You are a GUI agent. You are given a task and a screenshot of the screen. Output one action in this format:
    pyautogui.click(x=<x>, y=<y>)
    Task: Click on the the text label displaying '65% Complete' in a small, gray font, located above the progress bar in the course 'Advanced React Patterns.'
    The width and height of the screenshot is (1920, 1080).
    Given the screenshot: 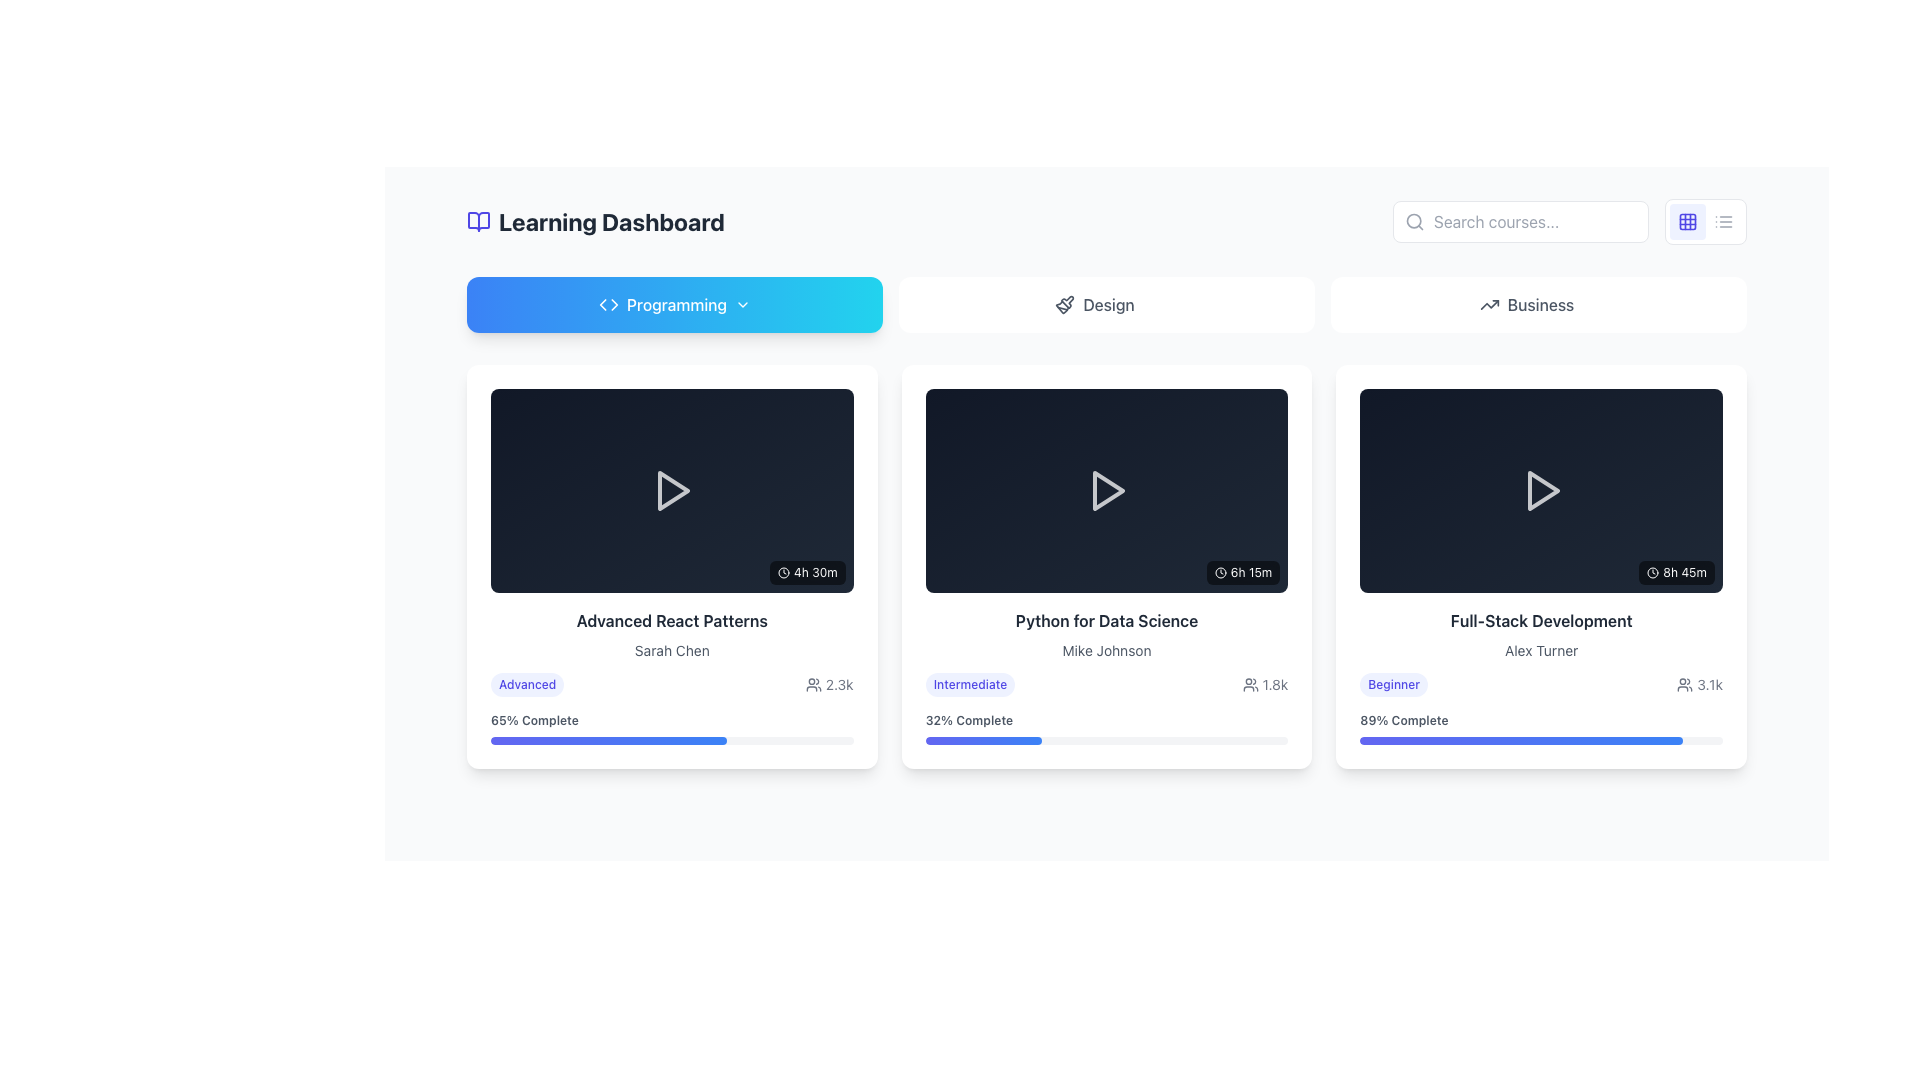 What is the action you would take?
    pyautogui.click(x=534, y=721)
    